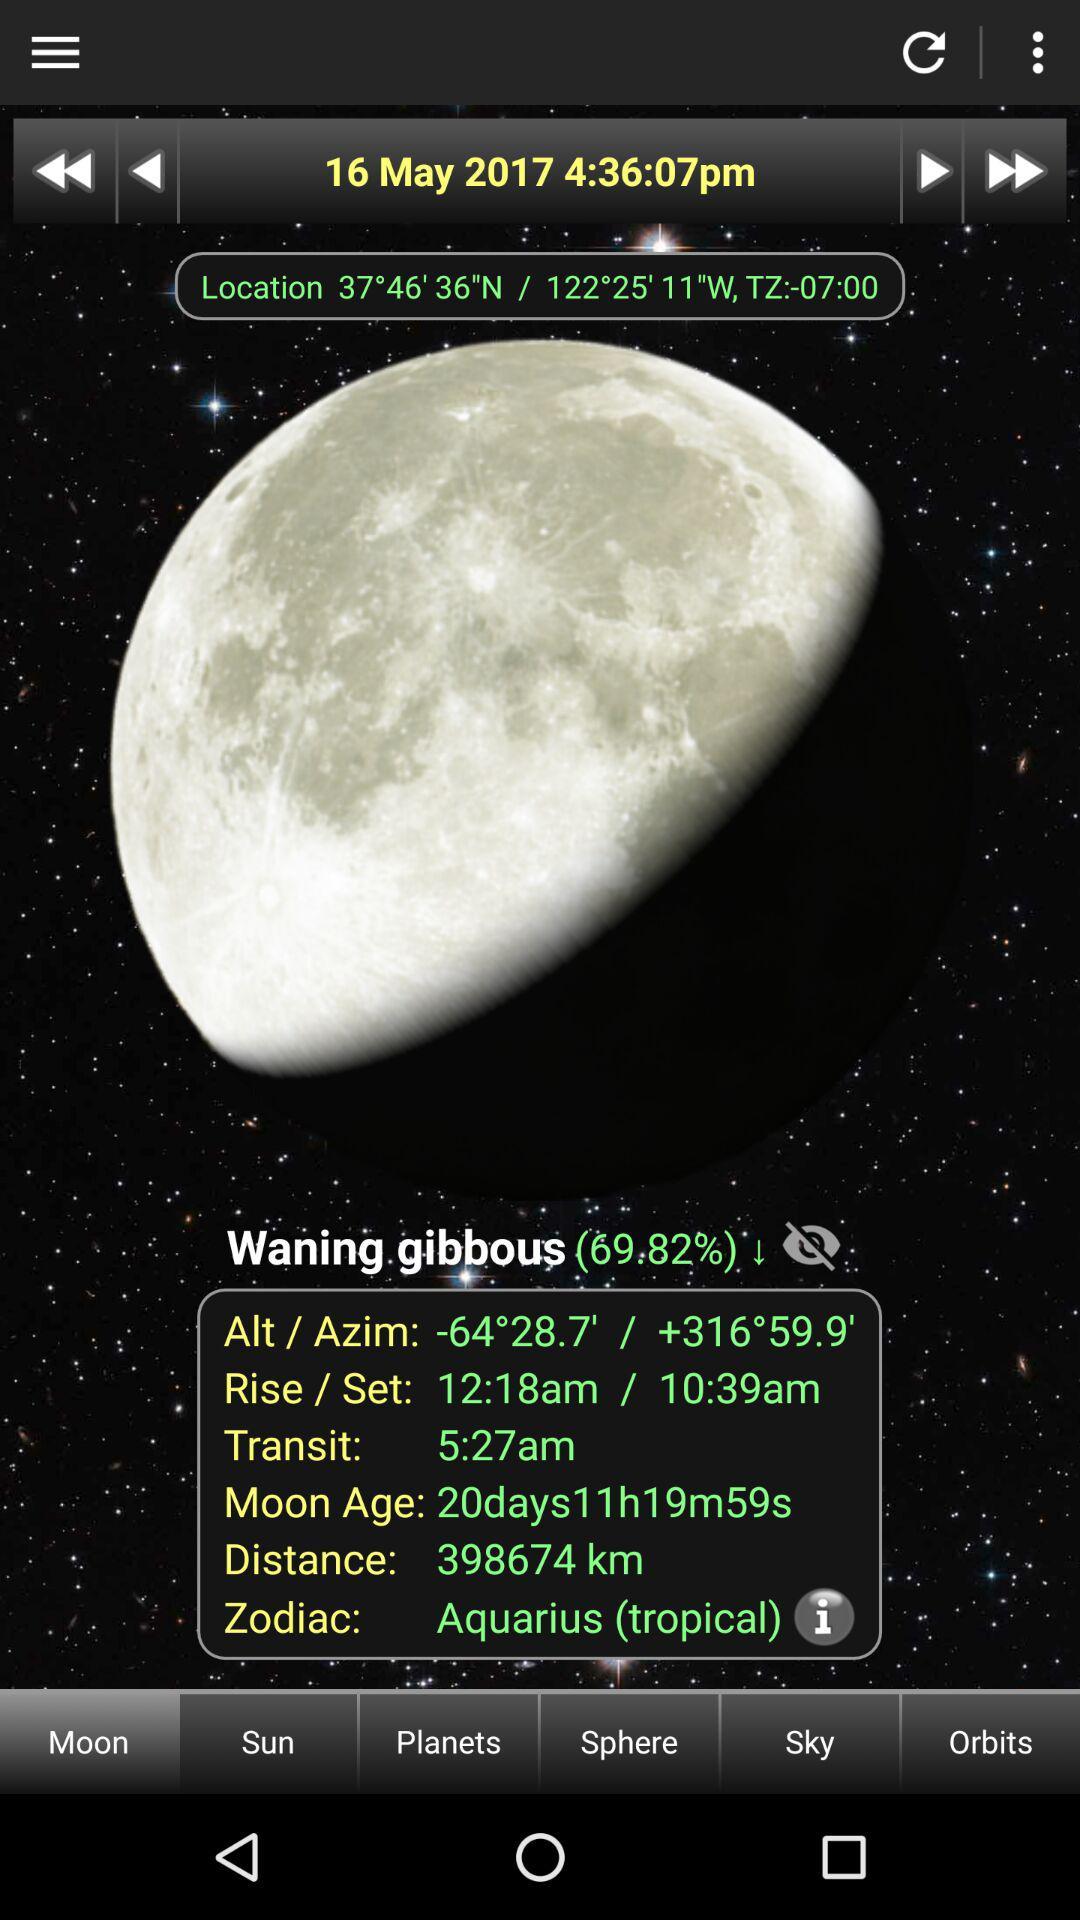 Image resolution: width=1080 pixels, height=1920 pixels. I want to click on more options, so click(1036, 52).